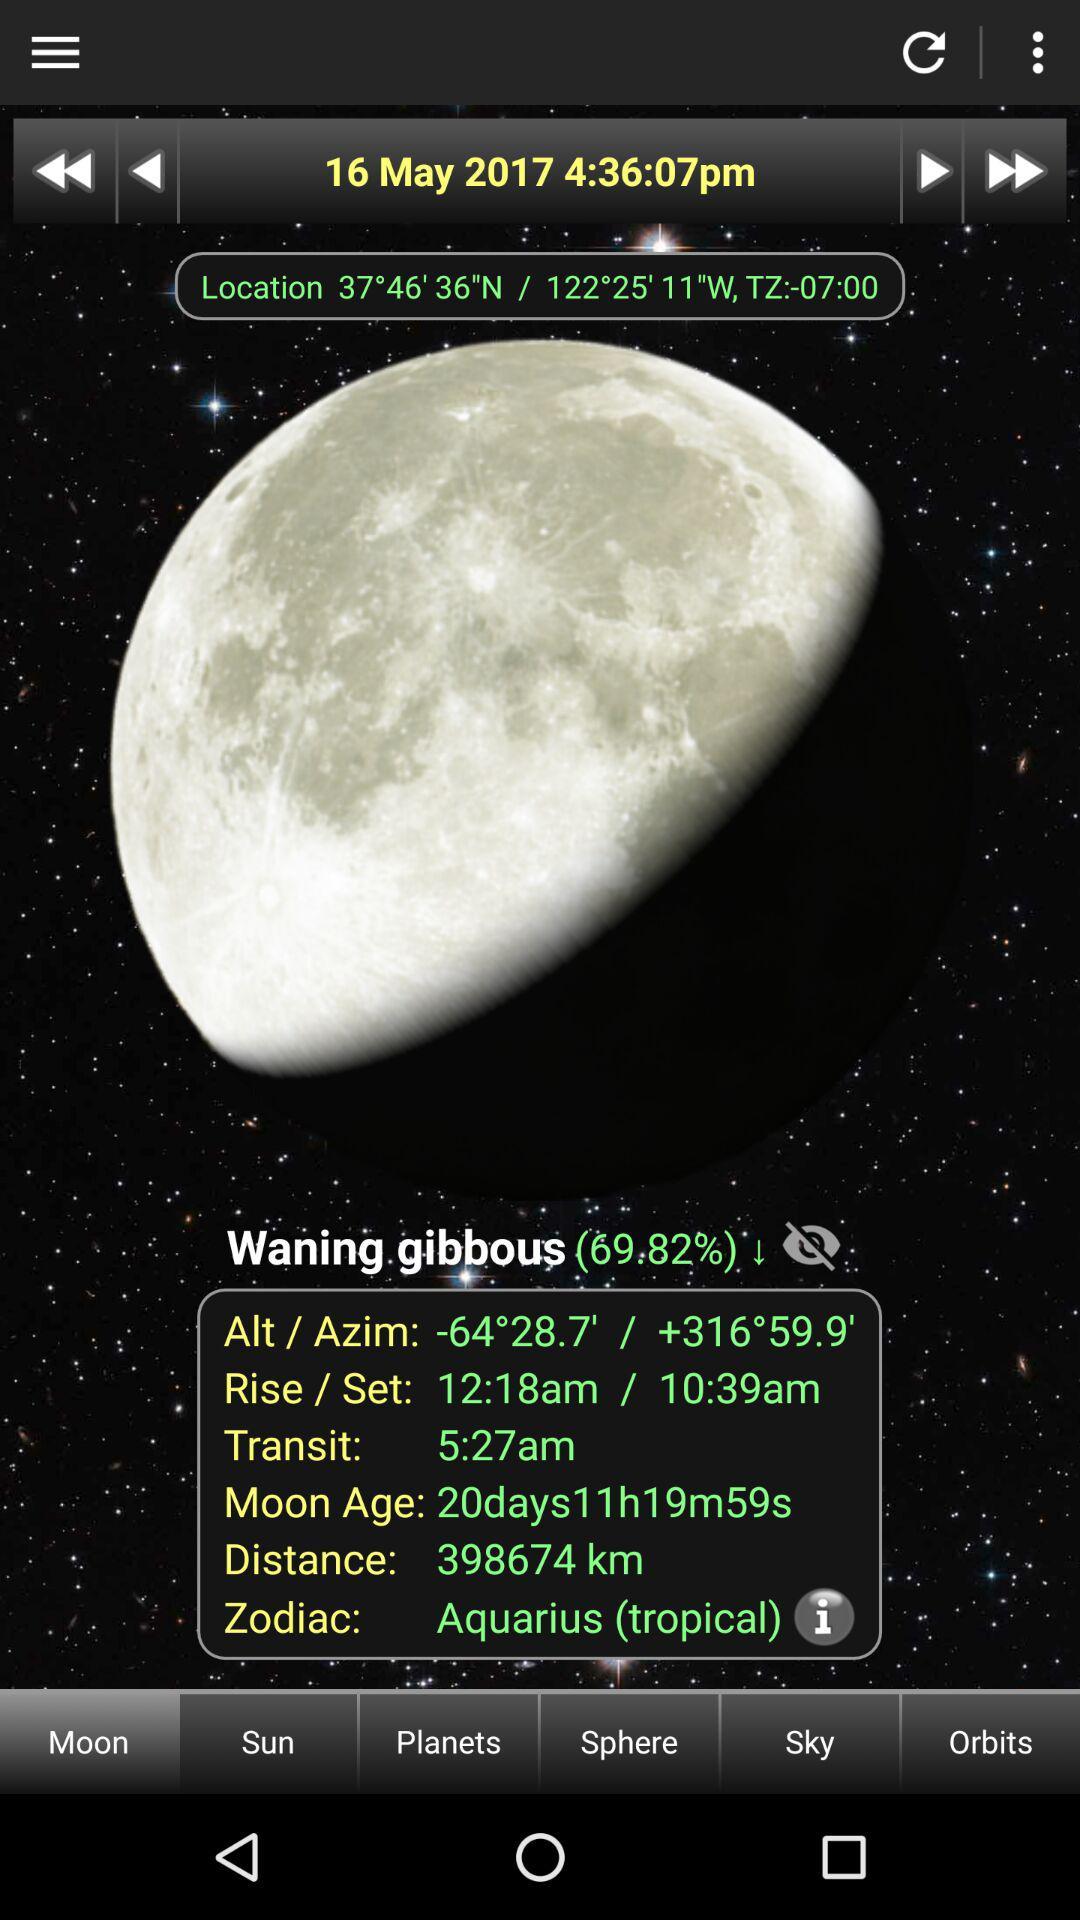 Image resolution: width=1080 pixels, height=1920 pixels. I want to click on more options, so click(1036, 52).